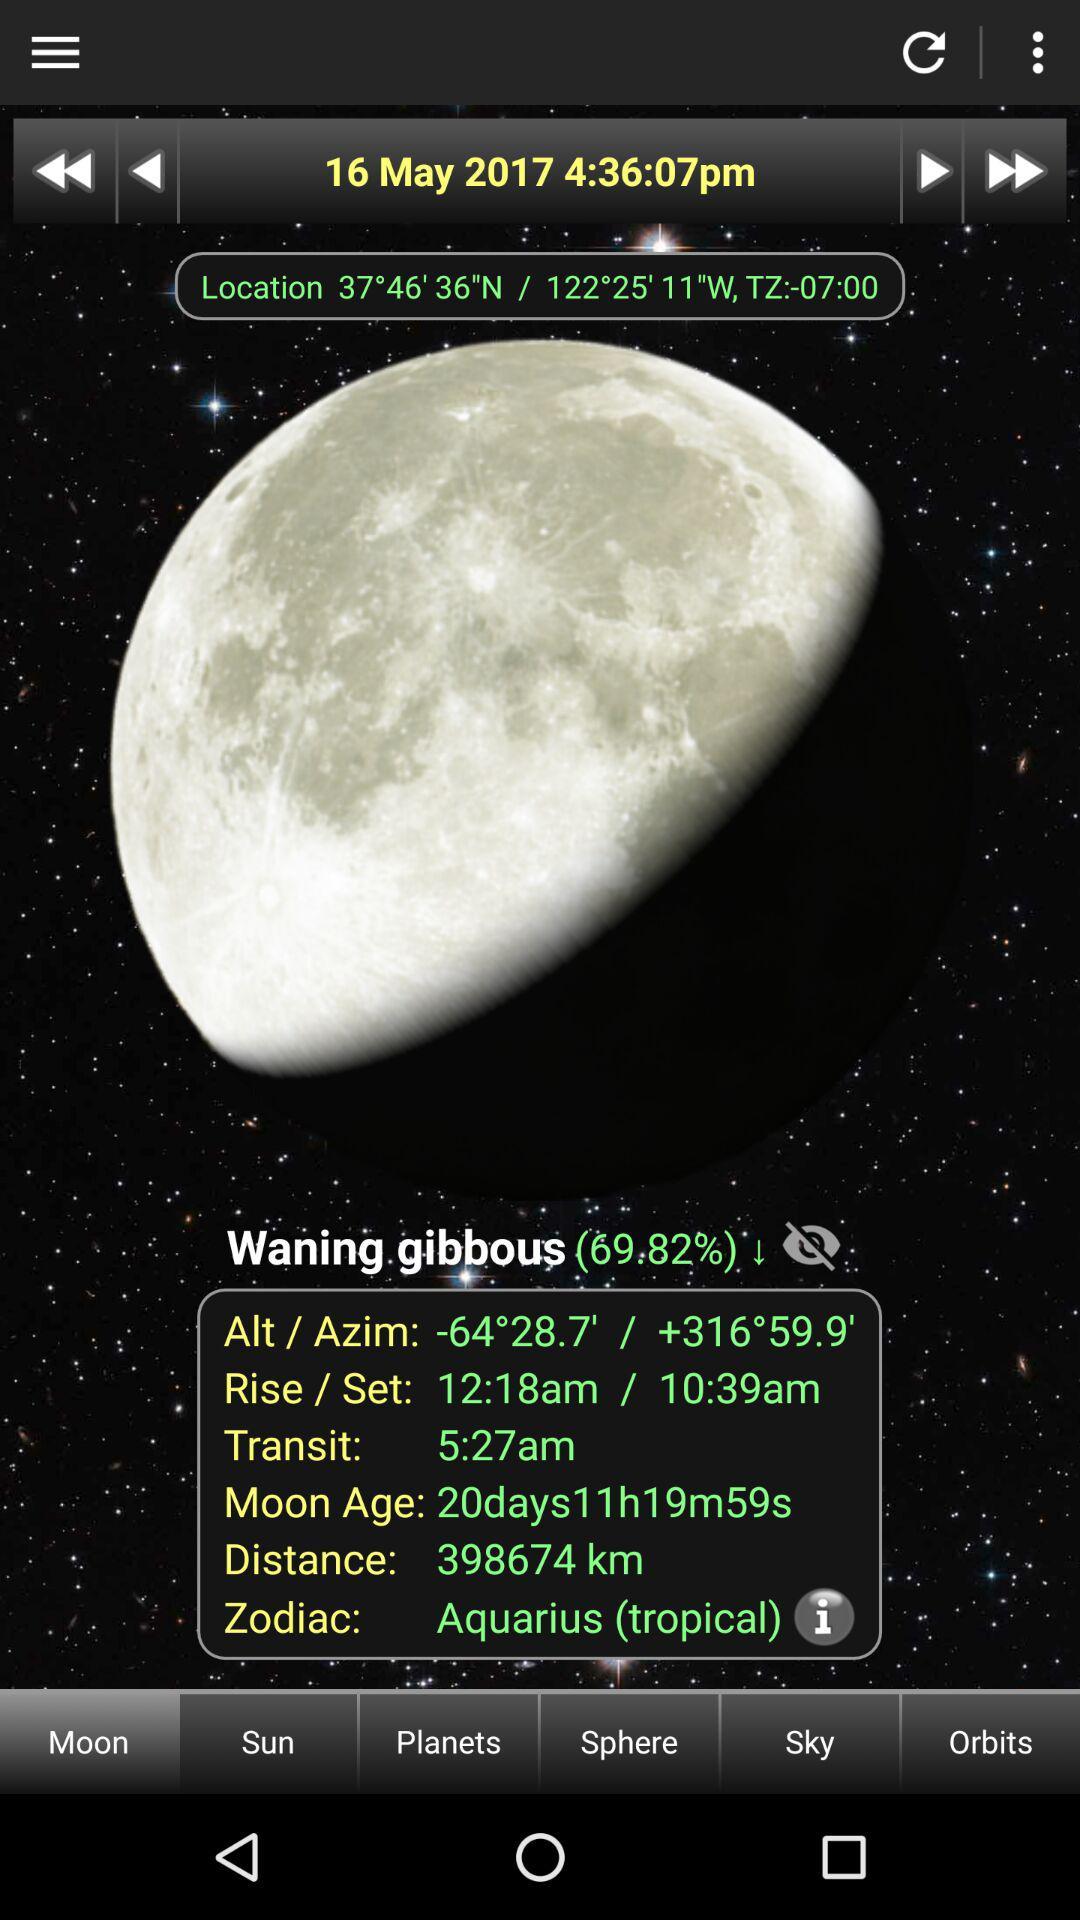 Image resolution: width=1080 pixels, height=1920 pixels. I want to click on more options, so click(1036, 52).